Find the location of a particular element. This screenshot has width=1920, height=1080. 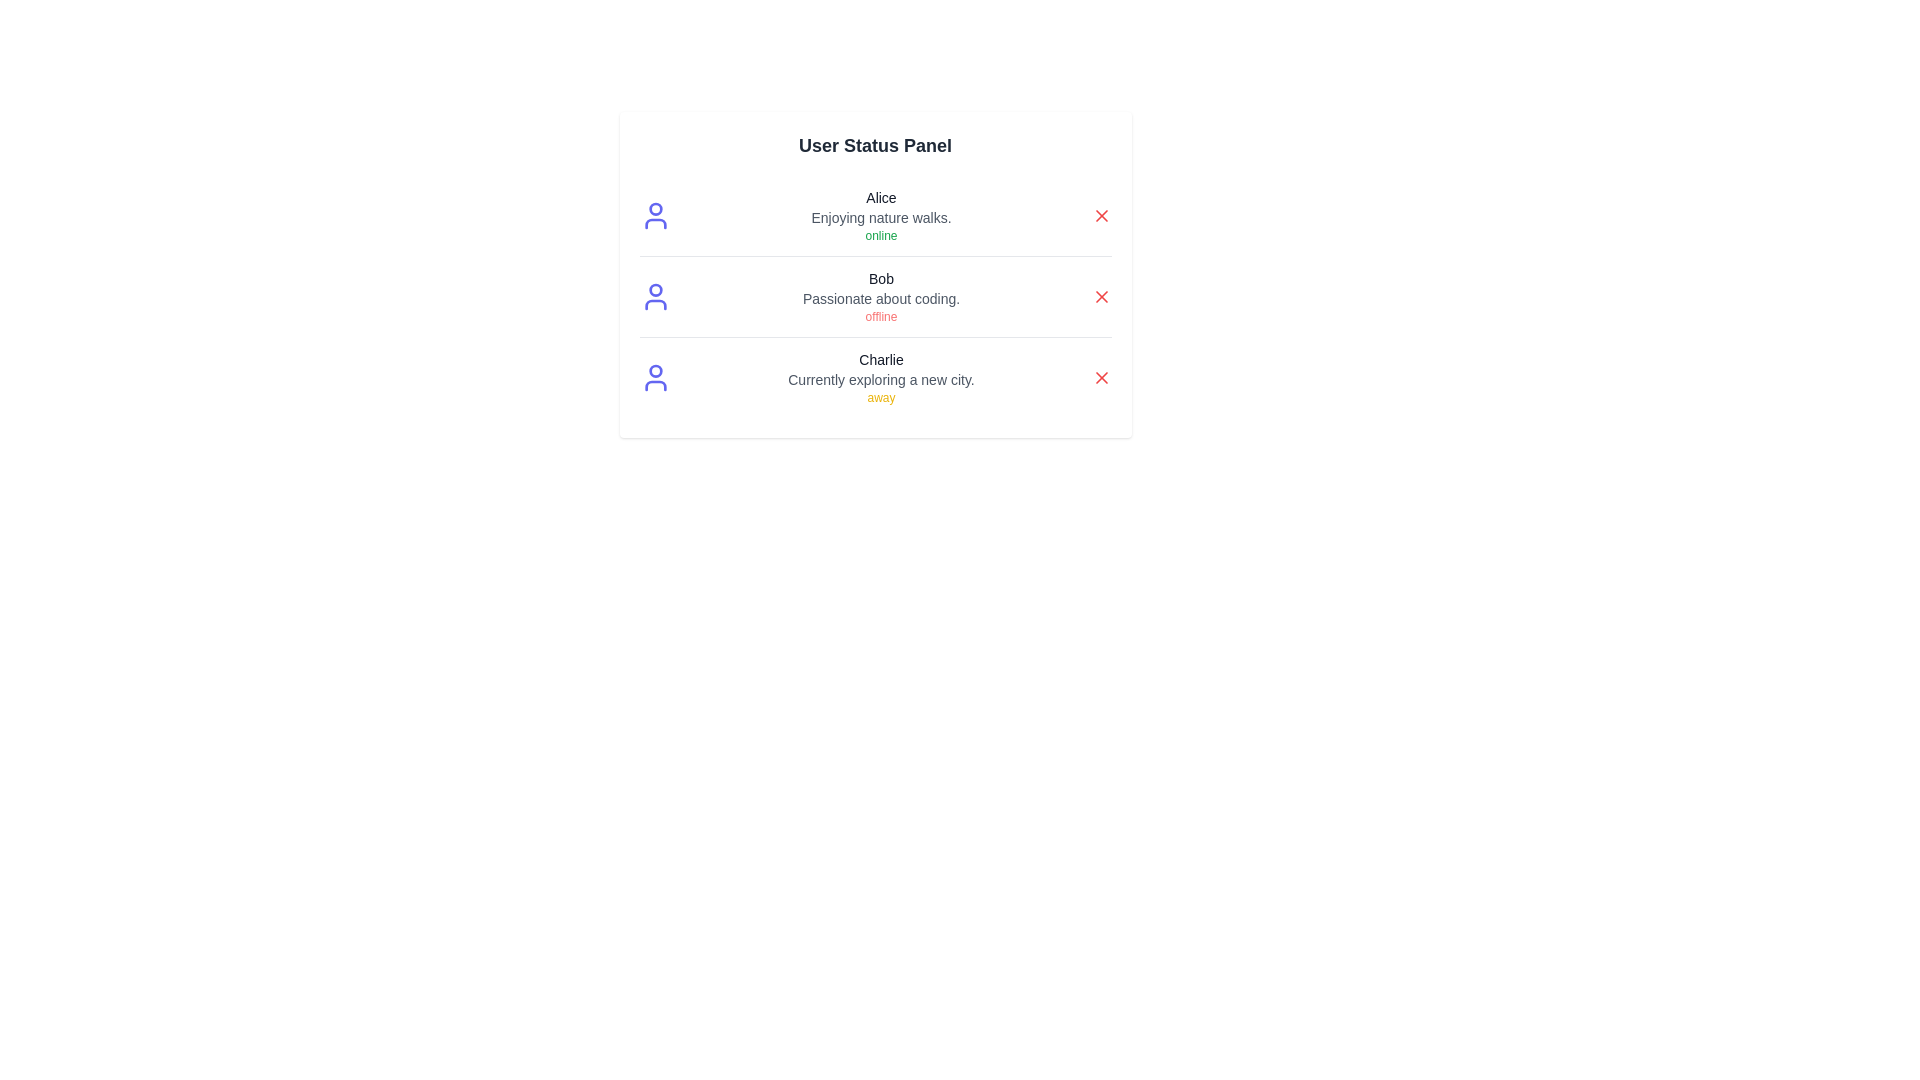

the Informational display block that shows user information, including name, status message, and availability, located in the third position under the 'User Status Panel' header is located at coordinates (880, 378).